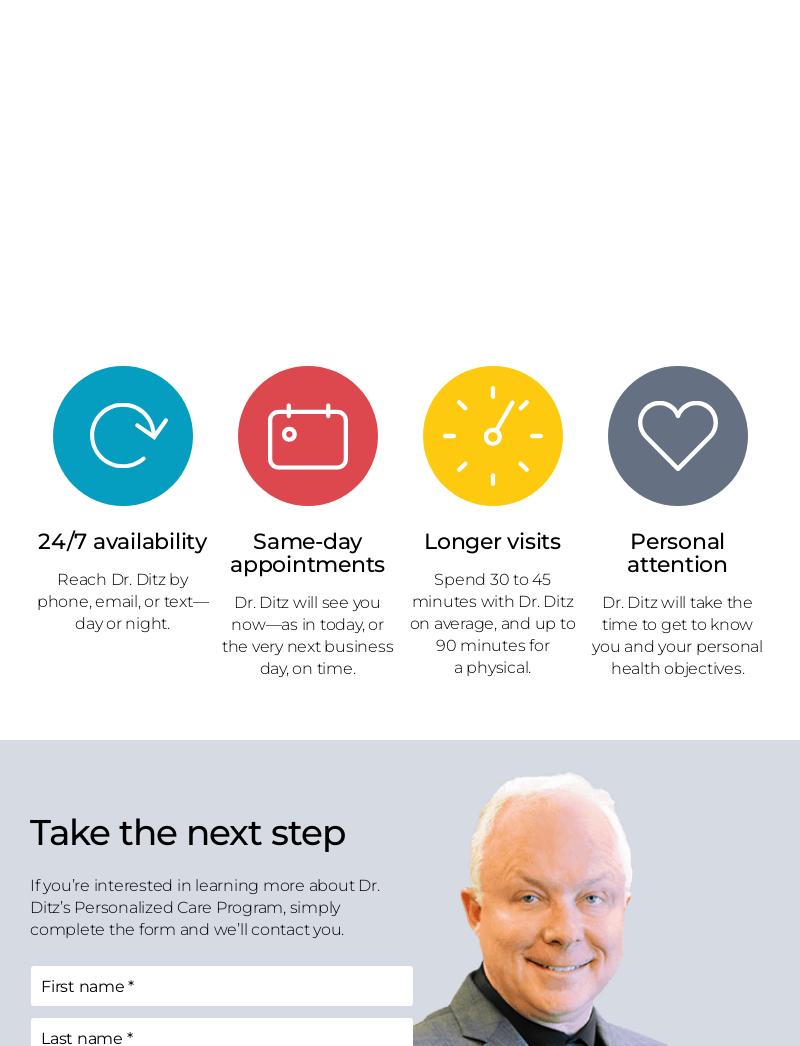 The image size is (800, 1046). What do you see at coordinates (676, 633) in the screenshot?
I see `'Dr. Ditz will take the time to get to know you and your personal health objectives.'` at bounding box center [676, 633].